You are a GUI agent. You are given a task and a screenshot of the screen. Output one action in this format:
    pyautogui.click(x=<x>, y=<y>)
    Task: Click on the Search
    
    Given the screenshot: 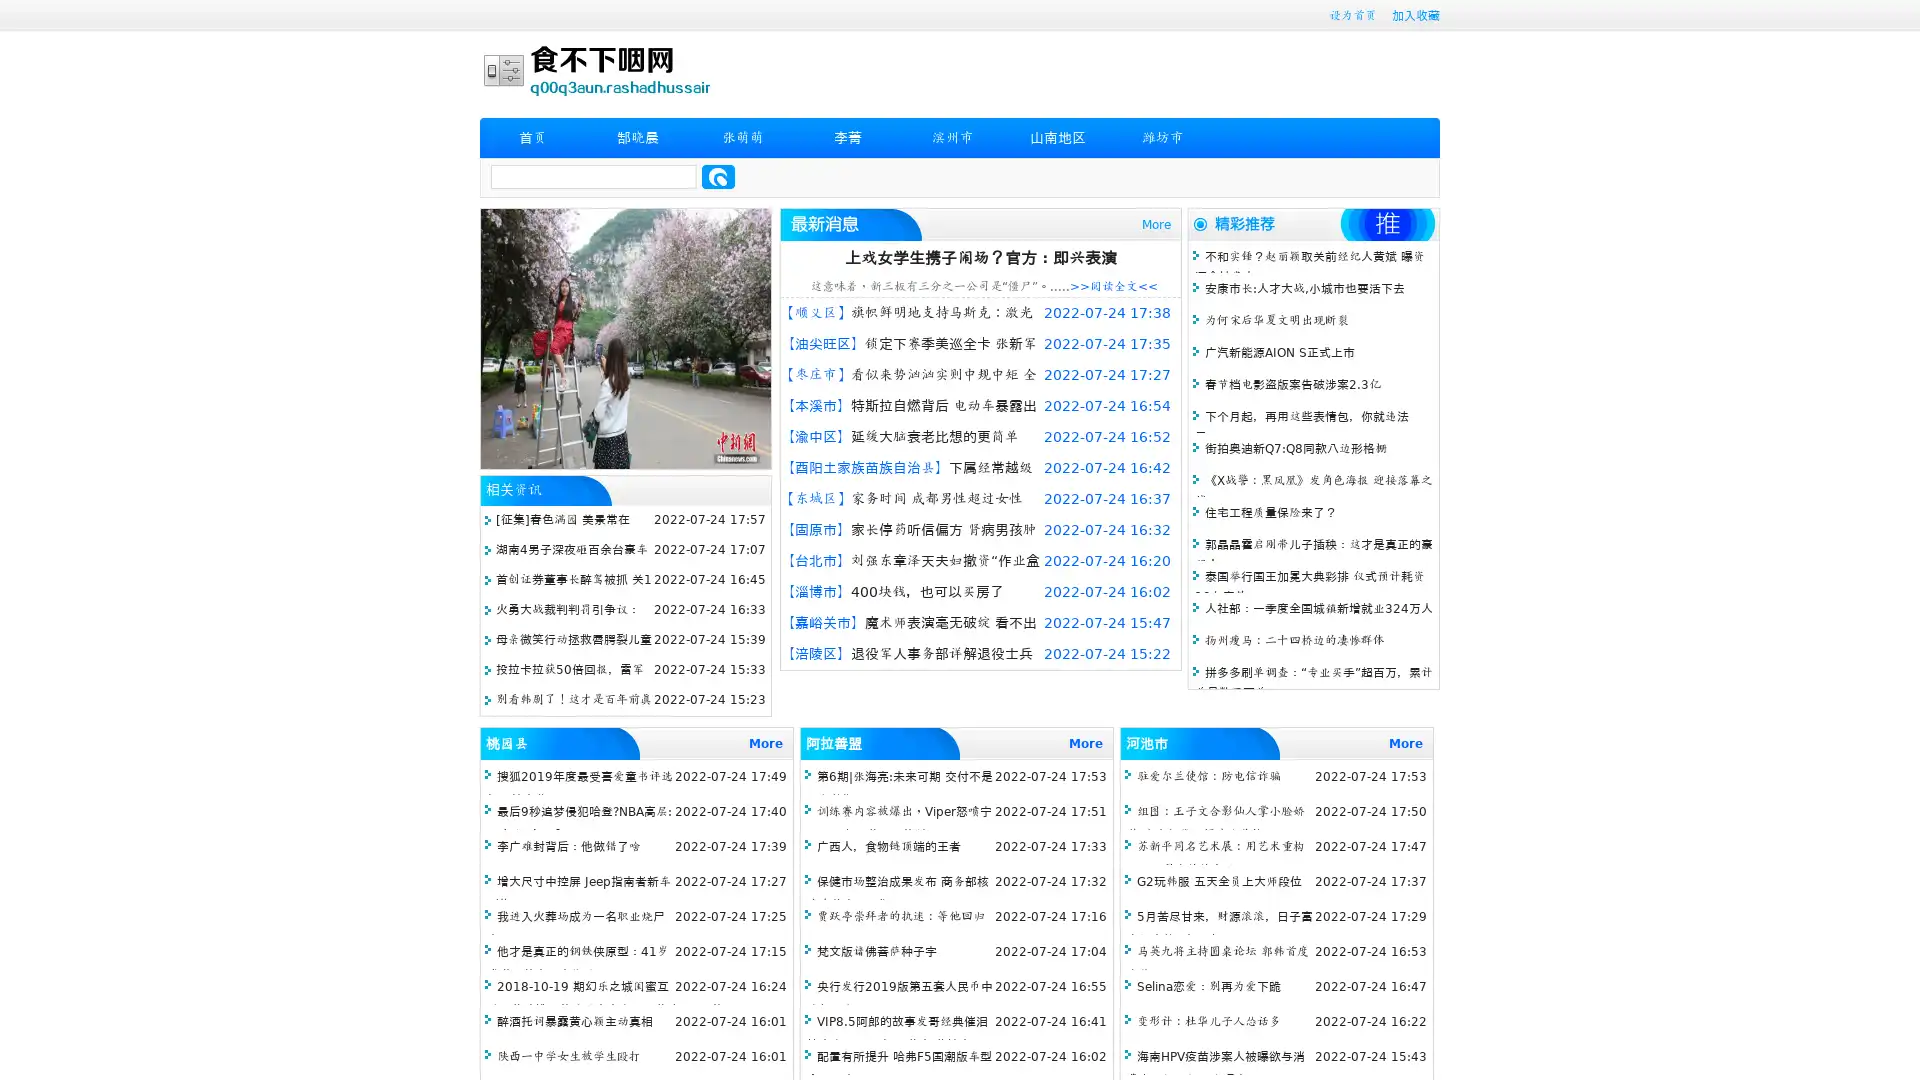 What is the action you would take?
    pyautogui.click(x=718, y=176)
    